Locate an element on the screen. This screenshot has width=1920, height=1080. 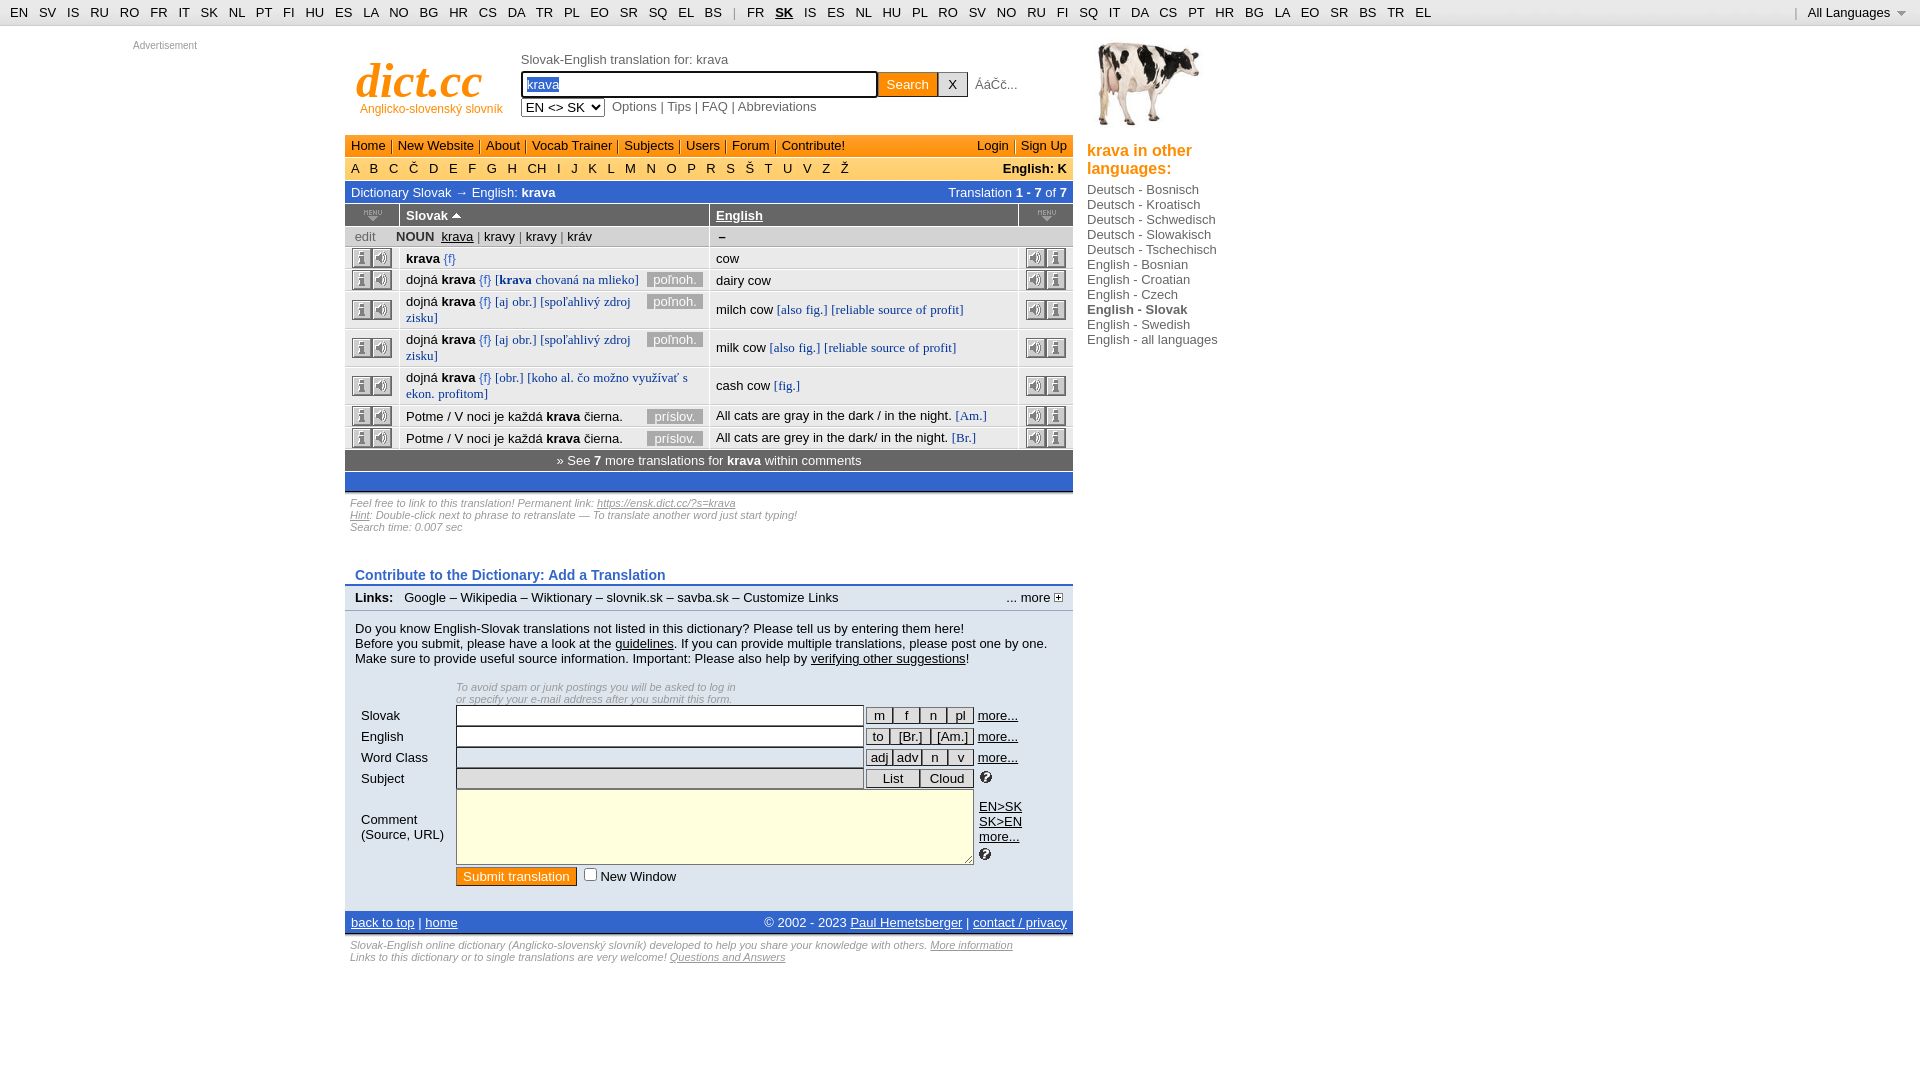
'H' is located at coordinates (512, 167).